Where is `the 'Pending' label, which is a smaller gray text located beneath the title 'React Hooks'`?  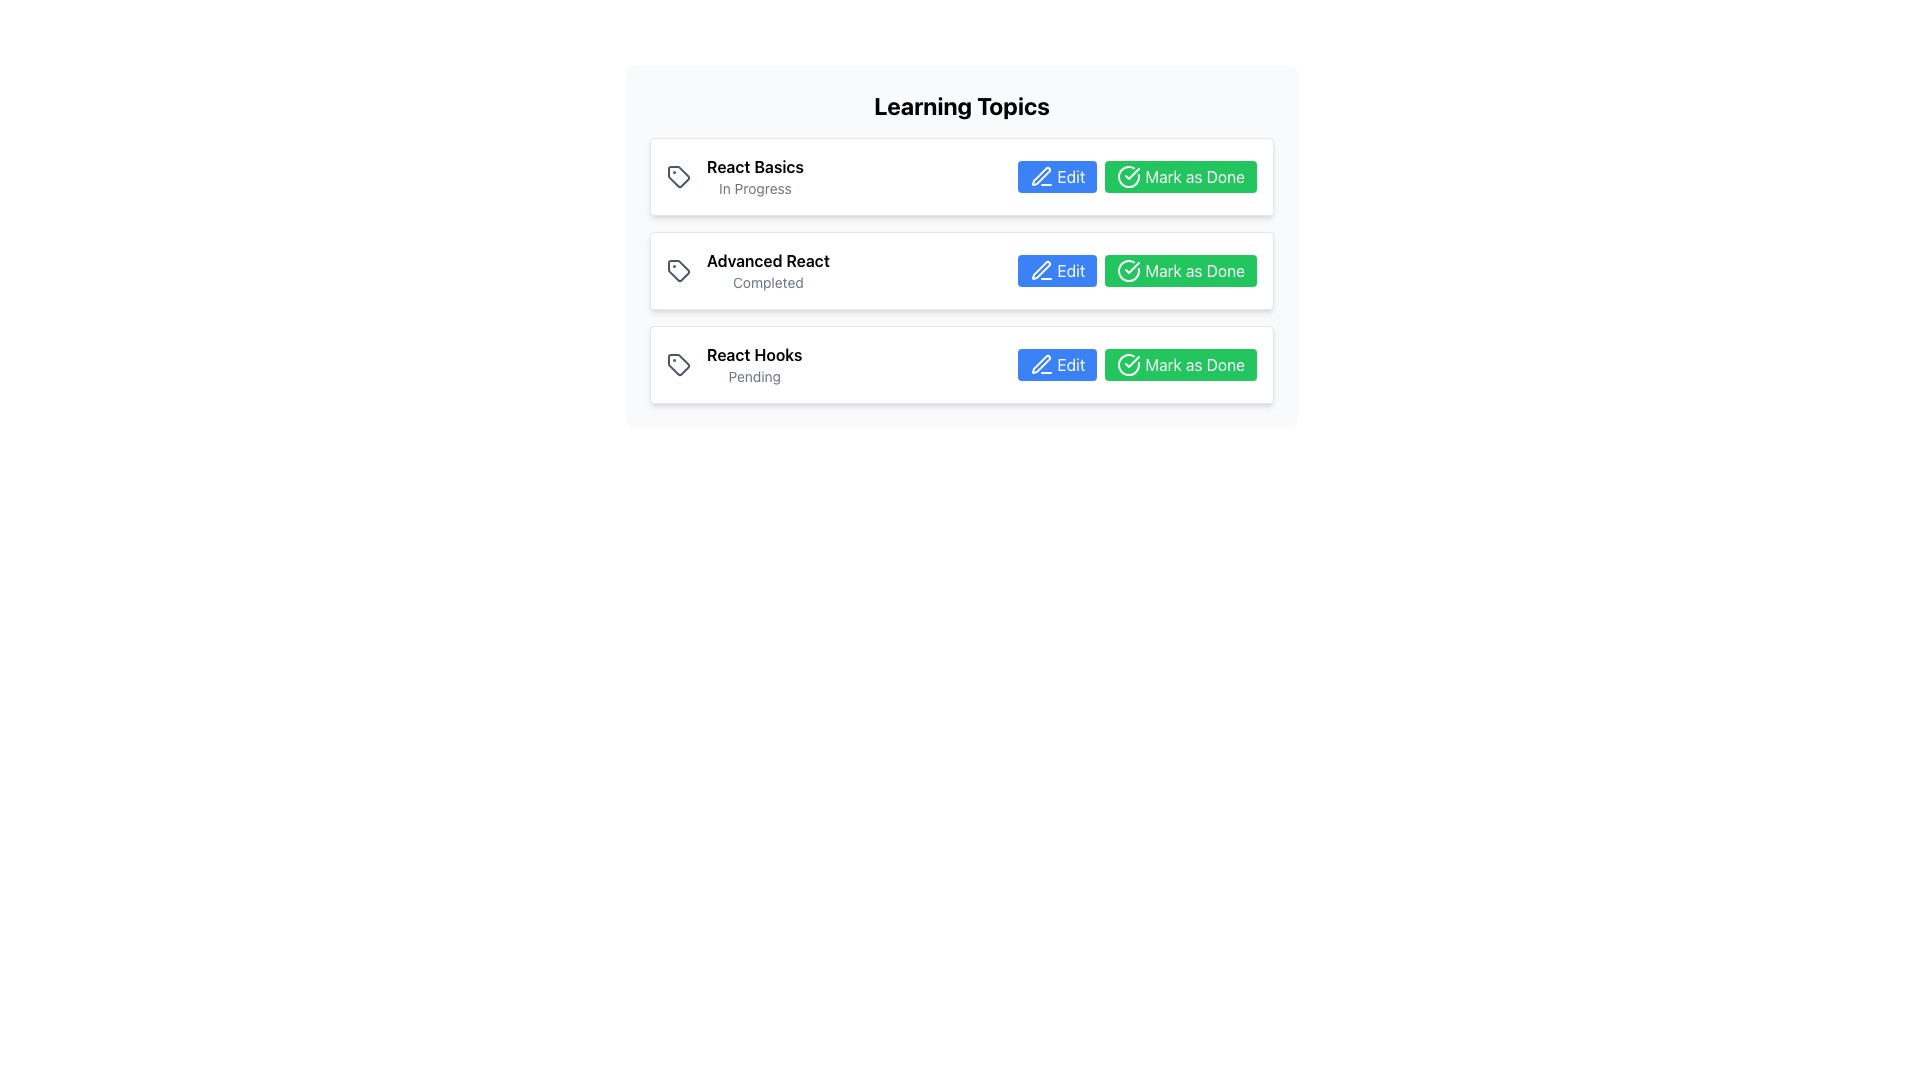 the 'Pending' label, which is a smaller gray text located beneath the title 'React Hooks' is located at coordinates (753, 377).